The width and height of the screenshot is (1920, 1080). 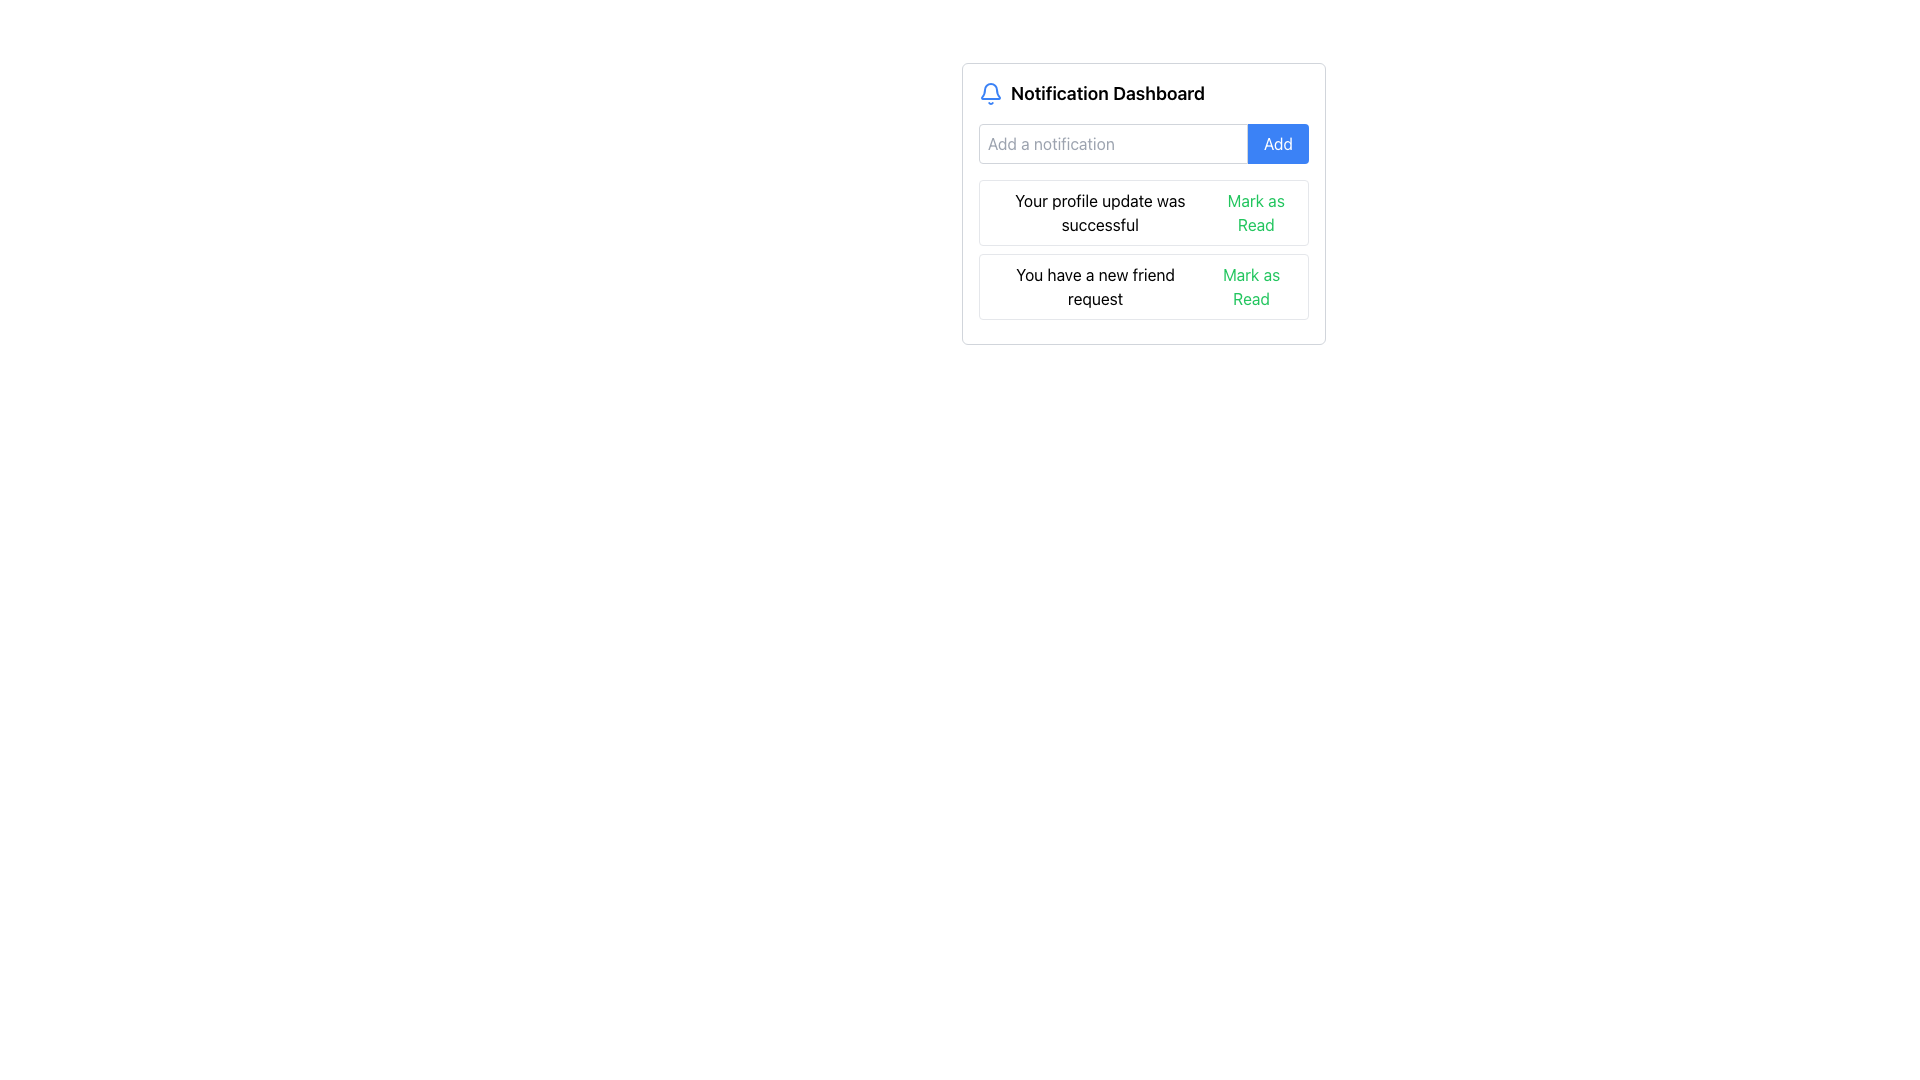 What do you see at coordinates (1094, 286) in the screenshot?
I see `the static text label that displays 'You have a new friend request', which is located in the lower portion of the notification list within a bordered and rounded rectangular box` at bounding box center [1094, 286].